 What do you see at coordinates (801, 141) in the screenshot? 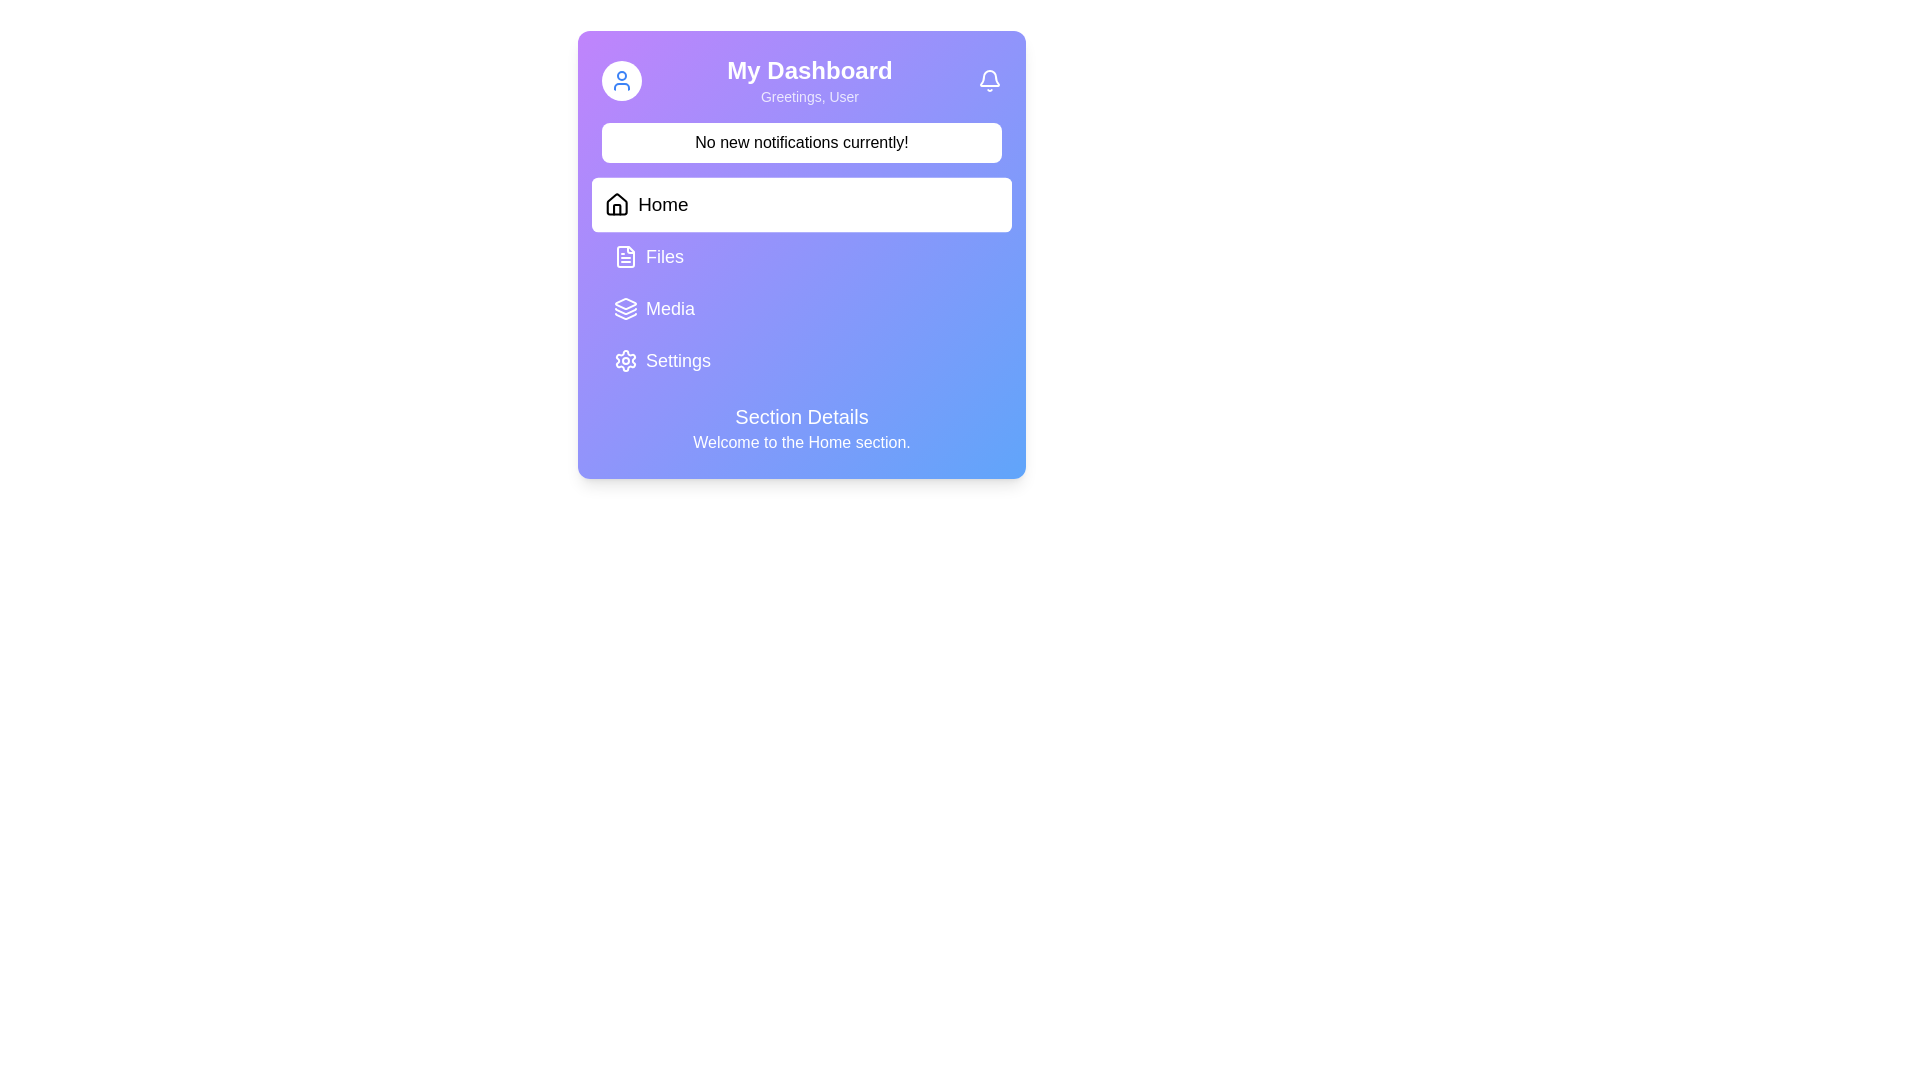
I see `text from the label displaying 'No new notifications currently!' which is styled in black on a white background, located in a rounded rectangle near the top of the dashboard interface` at bounding box center [801, 141].